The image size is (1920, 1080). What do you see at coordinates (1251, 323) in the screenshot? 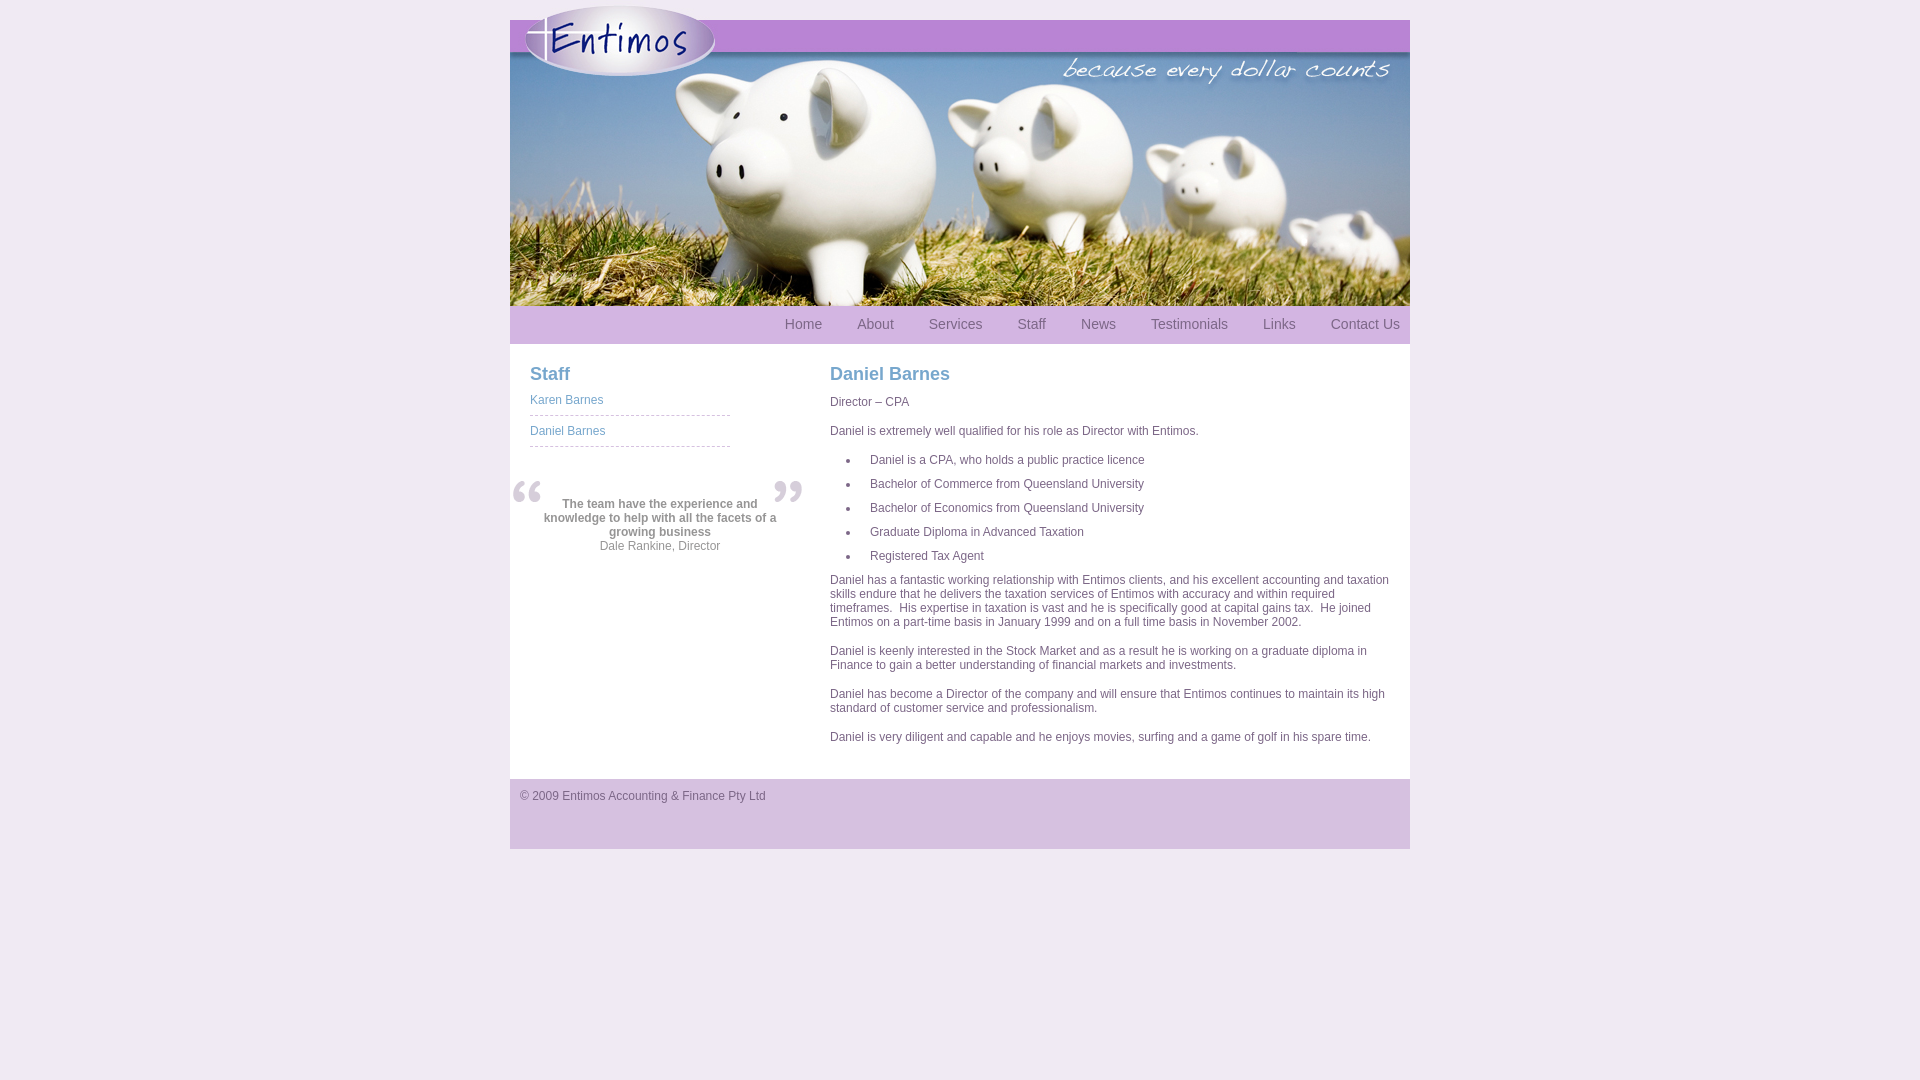
I see `'Links'` at bounding box center [1251, 323].